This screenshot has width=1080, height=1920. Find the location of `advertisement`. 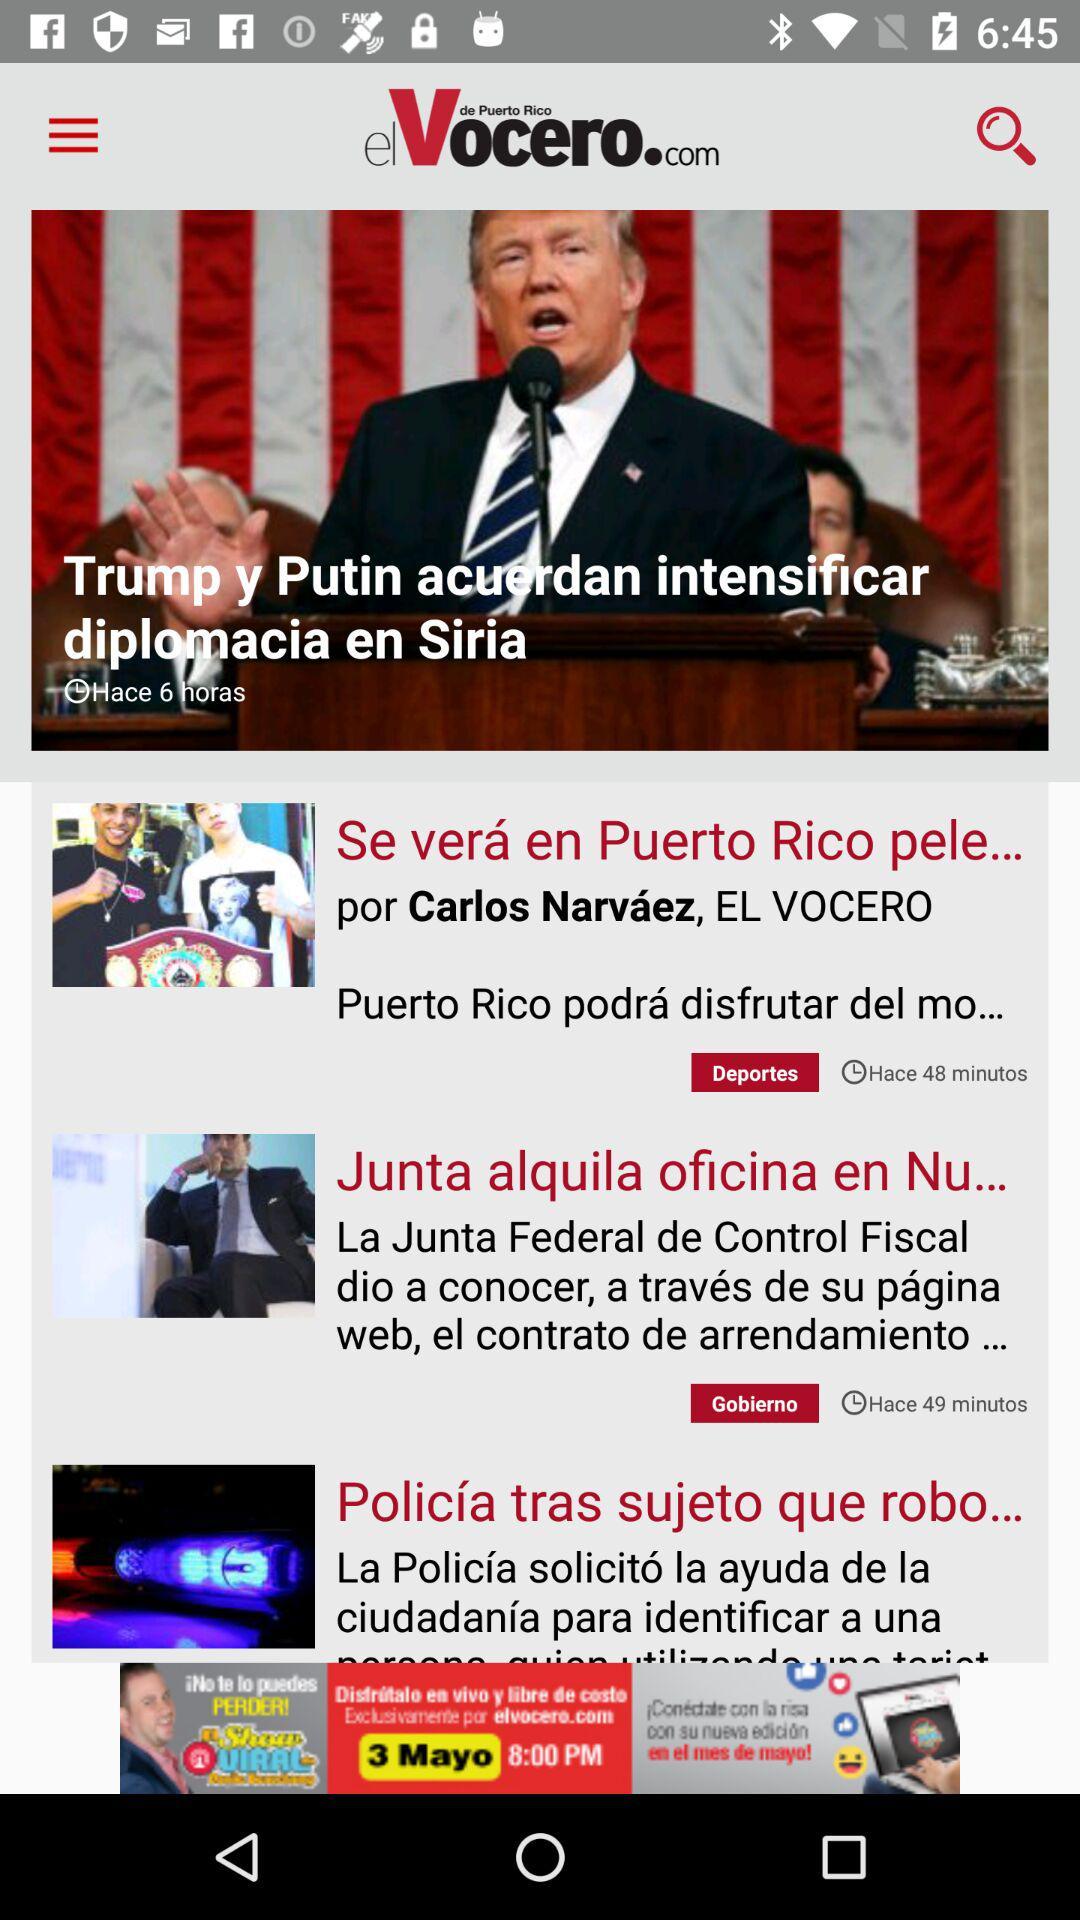

advertisement is located at coordinates (540, 1727).